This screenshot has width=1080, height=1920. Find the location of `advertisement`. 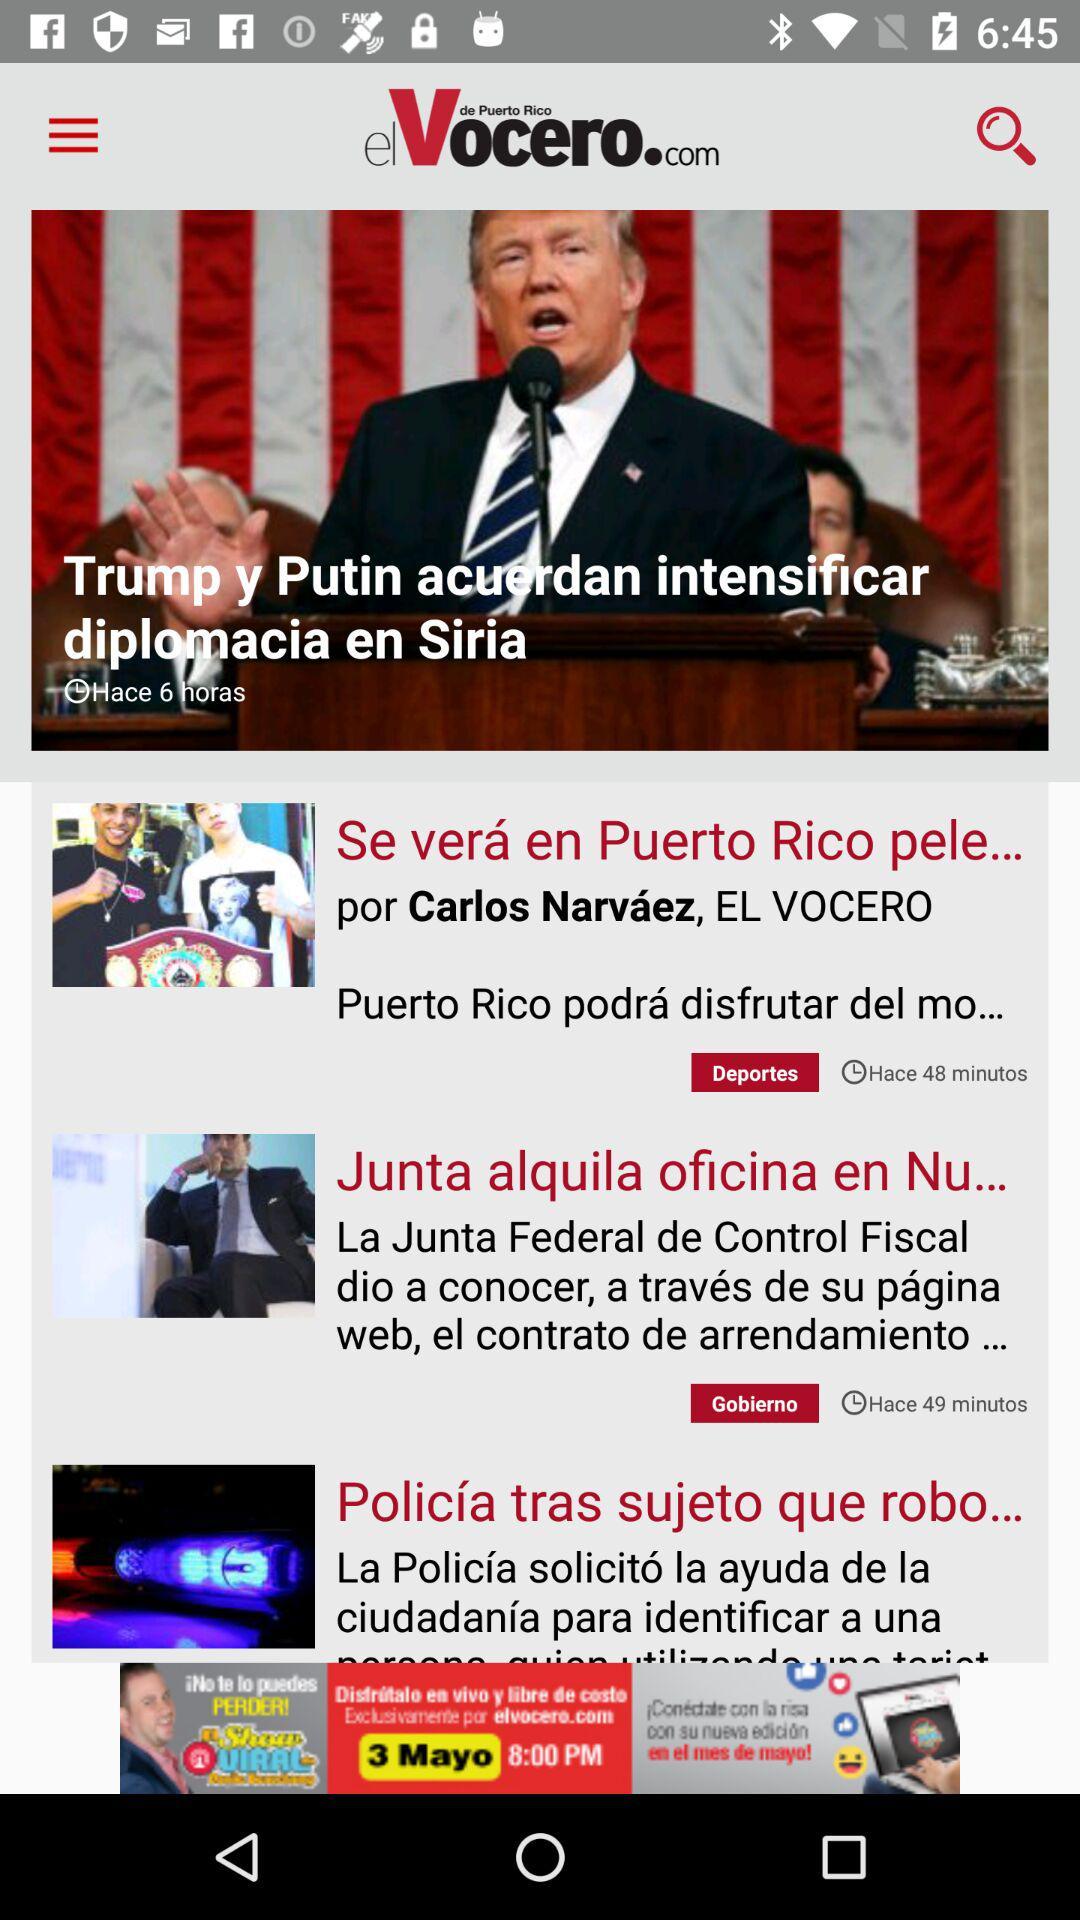

advertisement is located at coordinates (540, 1727).